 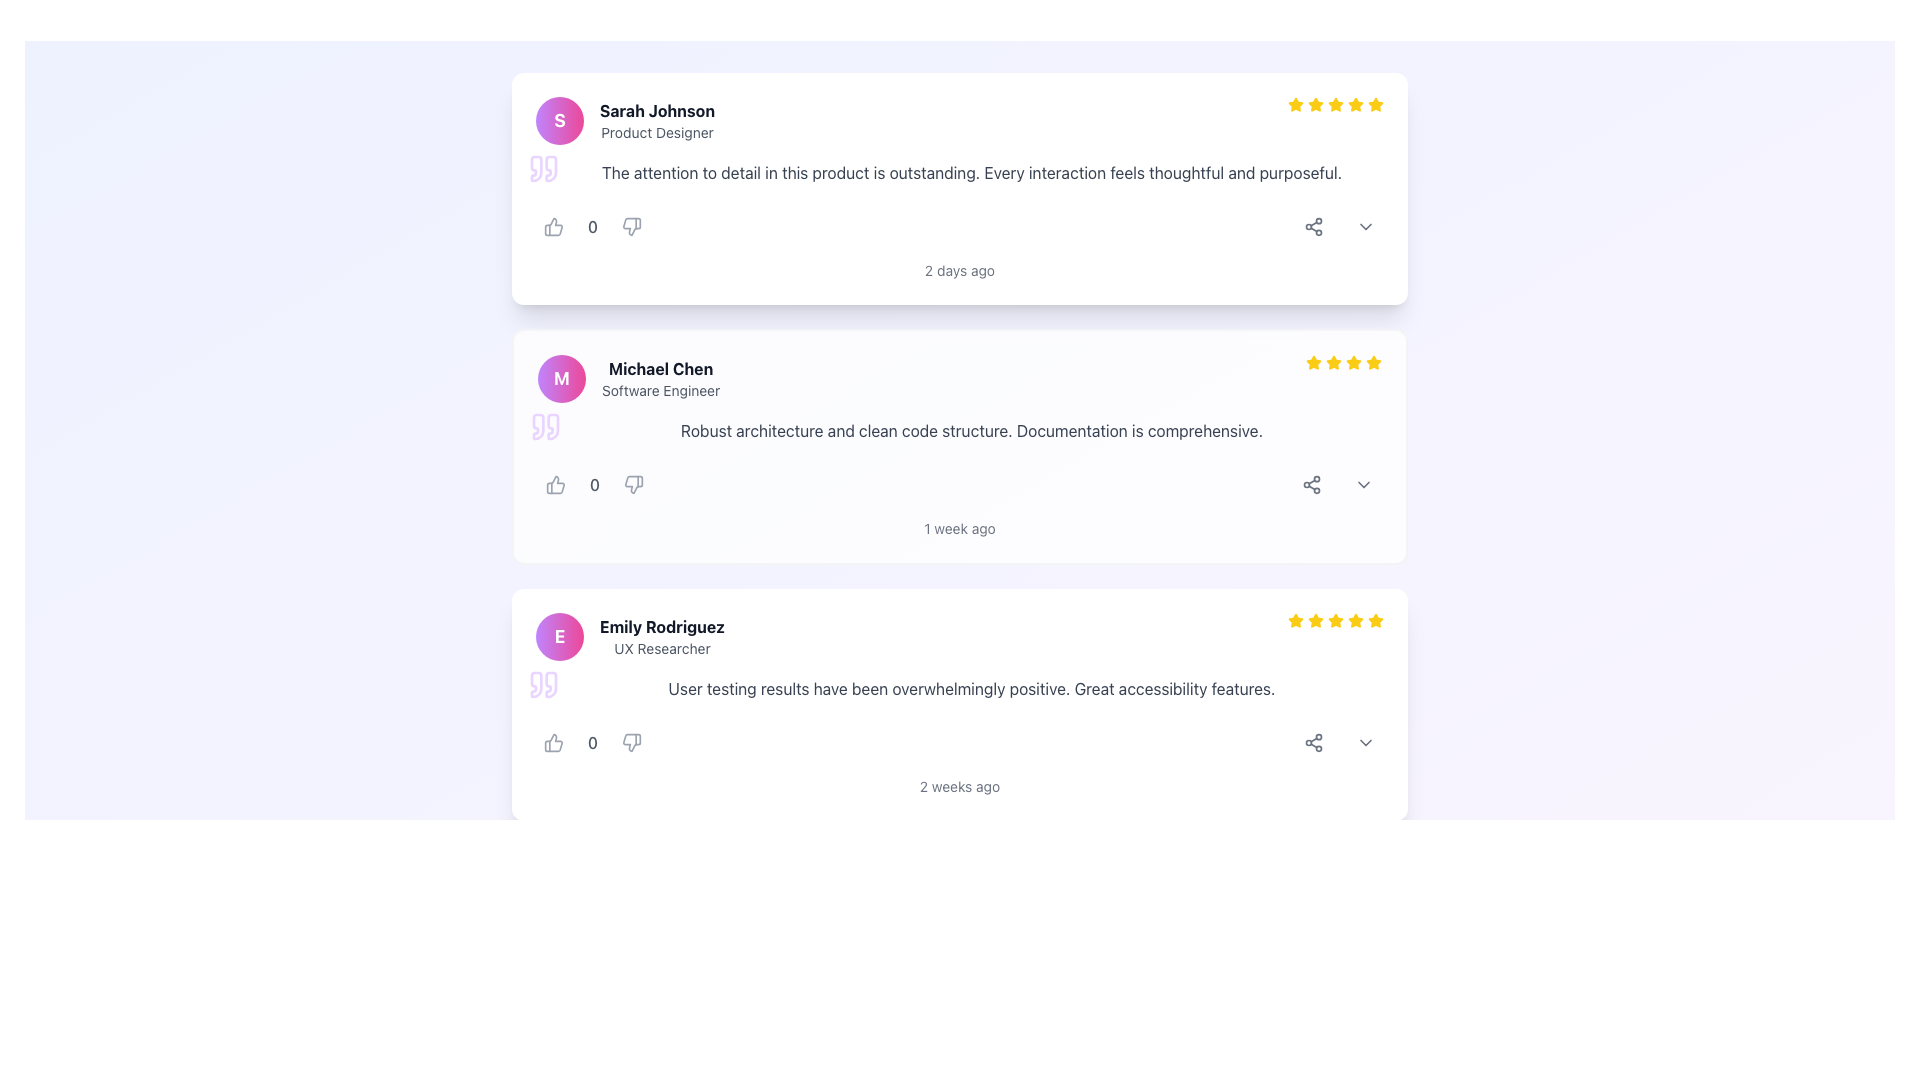 I want to click on the share icon located at the bottom-right corner of the review component, which triggers sharing functionality, so click(x=1314, y=226).